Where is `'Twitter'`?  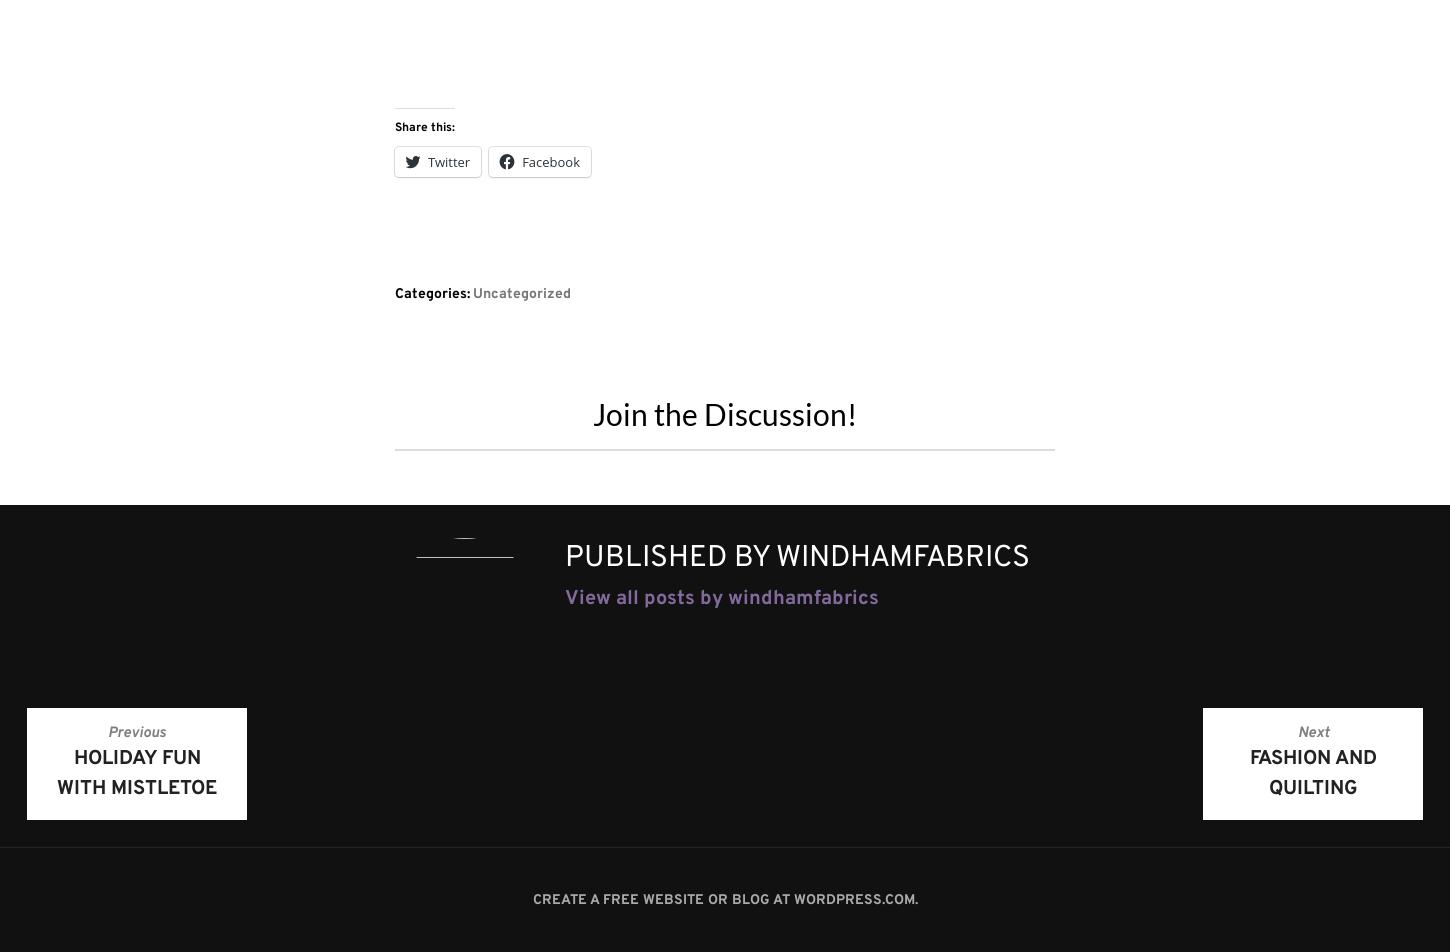
'Twitter' is located at coordinates (427, 160).